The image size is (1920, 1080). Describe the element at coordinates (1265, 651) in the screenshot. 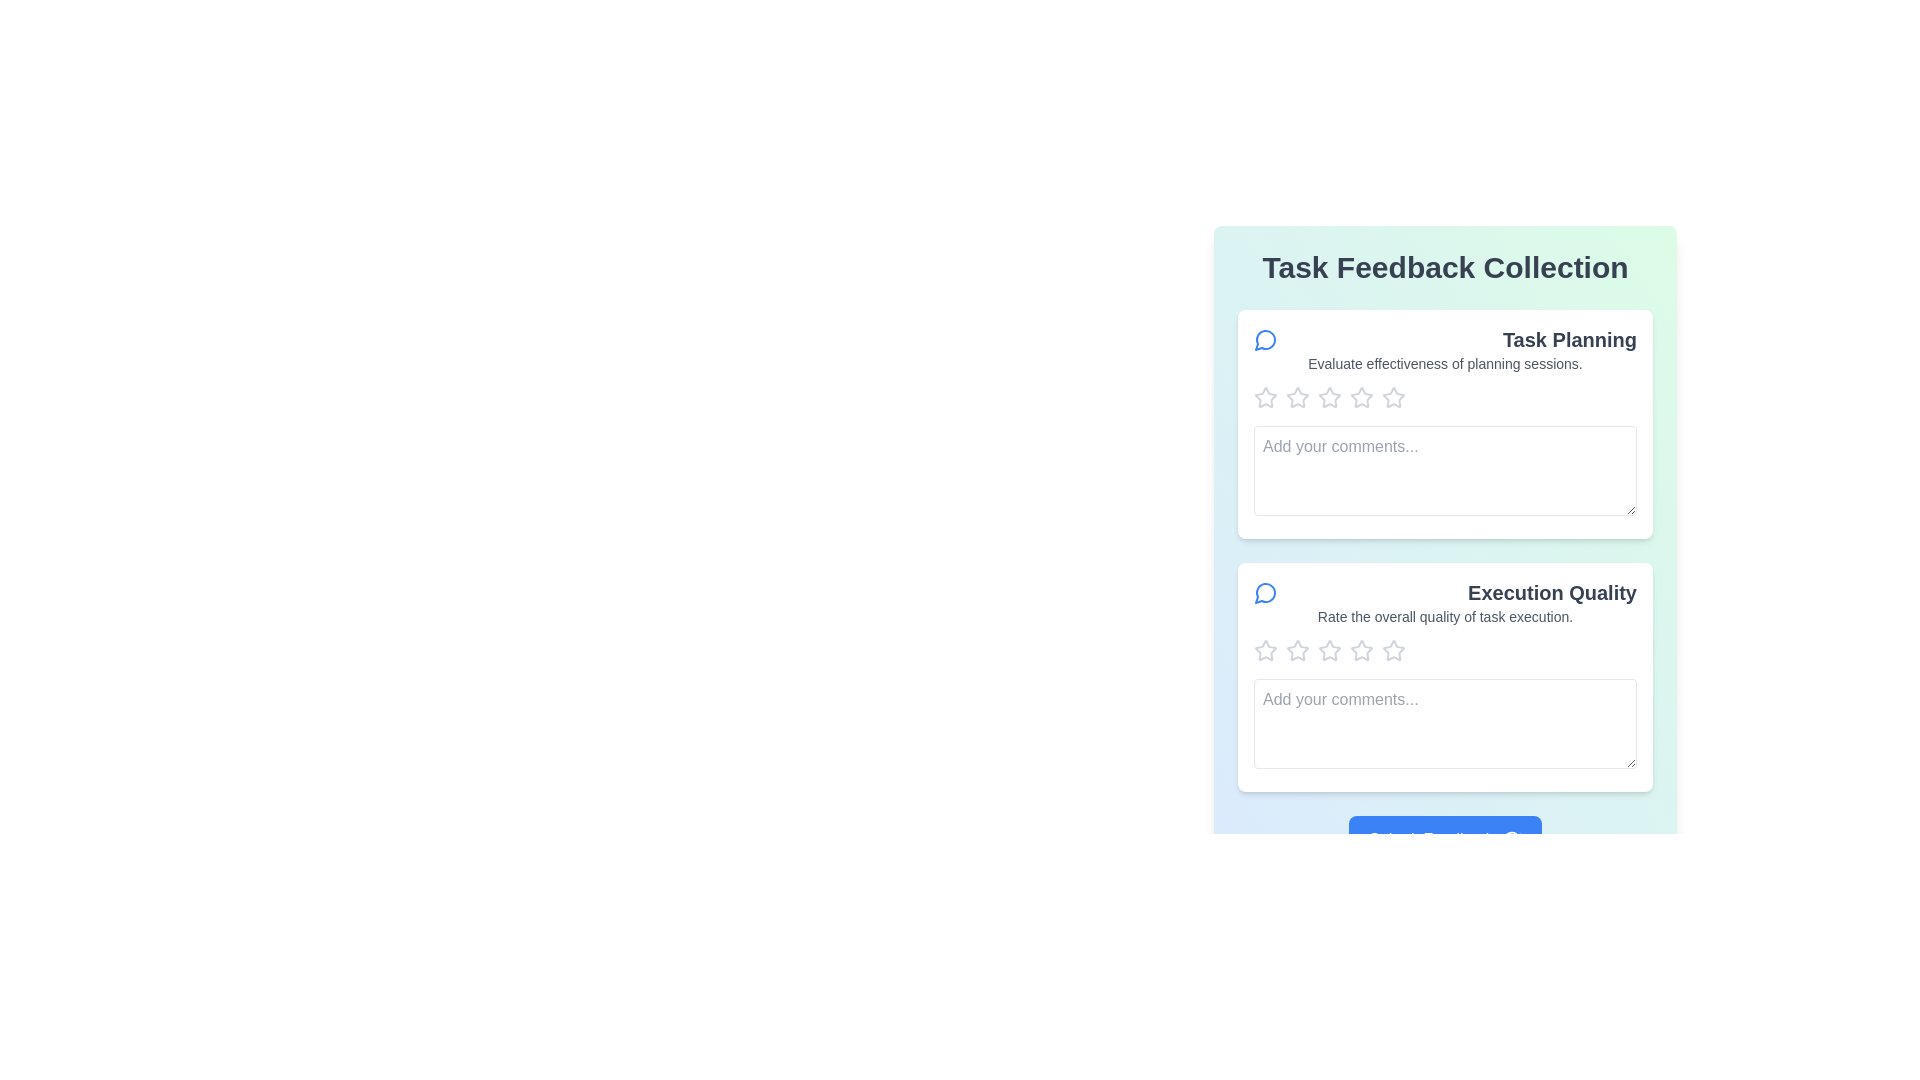

I see `the first hollow star icon in the 5-star rating row under the 'Execution Quality' section in the 'Task Feedback Collection' card` at that location.